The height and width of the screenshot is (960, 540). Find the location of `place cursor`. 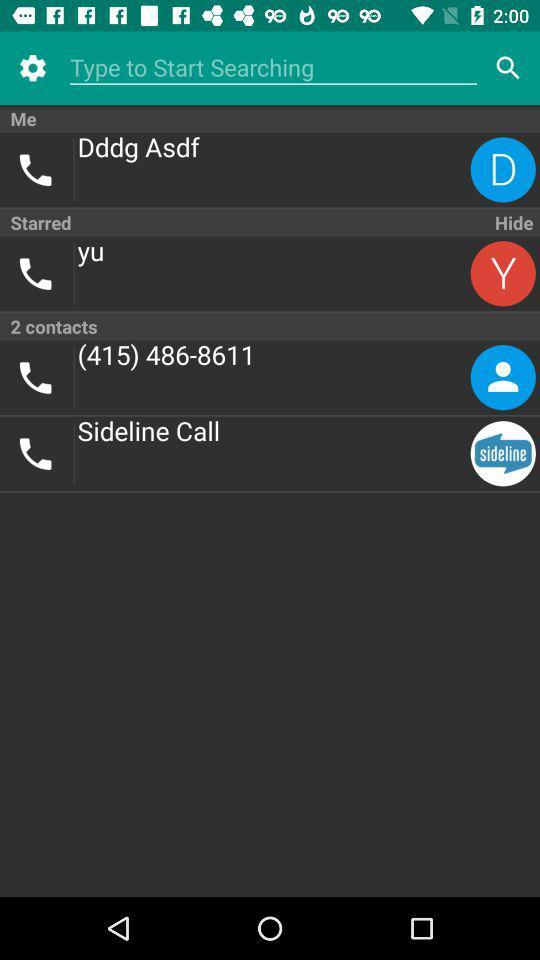

place cursor is located at coordinates (272, 68).